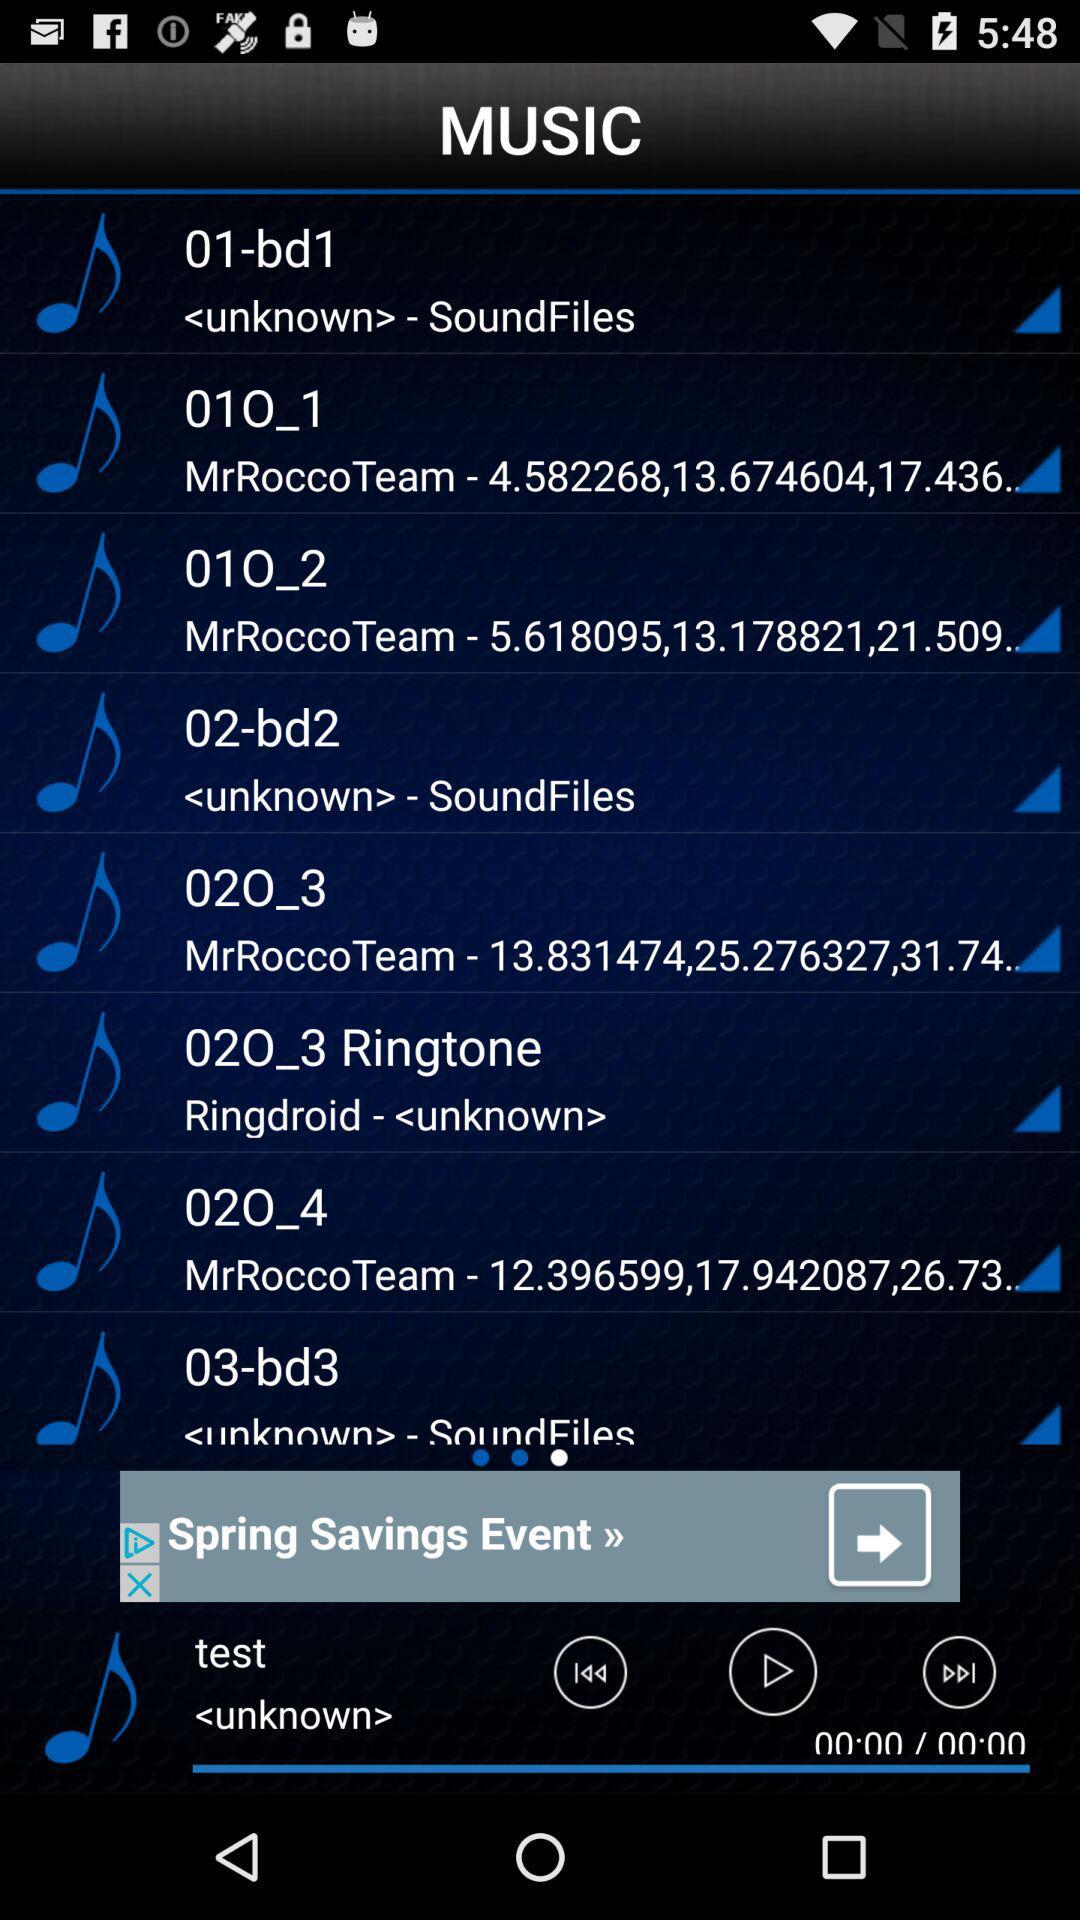 This screenshot has height=1920, width=1080. Describe the element at coordinates (575, 1799) in the screenshot. I see `the skip_previous icon` at that location.